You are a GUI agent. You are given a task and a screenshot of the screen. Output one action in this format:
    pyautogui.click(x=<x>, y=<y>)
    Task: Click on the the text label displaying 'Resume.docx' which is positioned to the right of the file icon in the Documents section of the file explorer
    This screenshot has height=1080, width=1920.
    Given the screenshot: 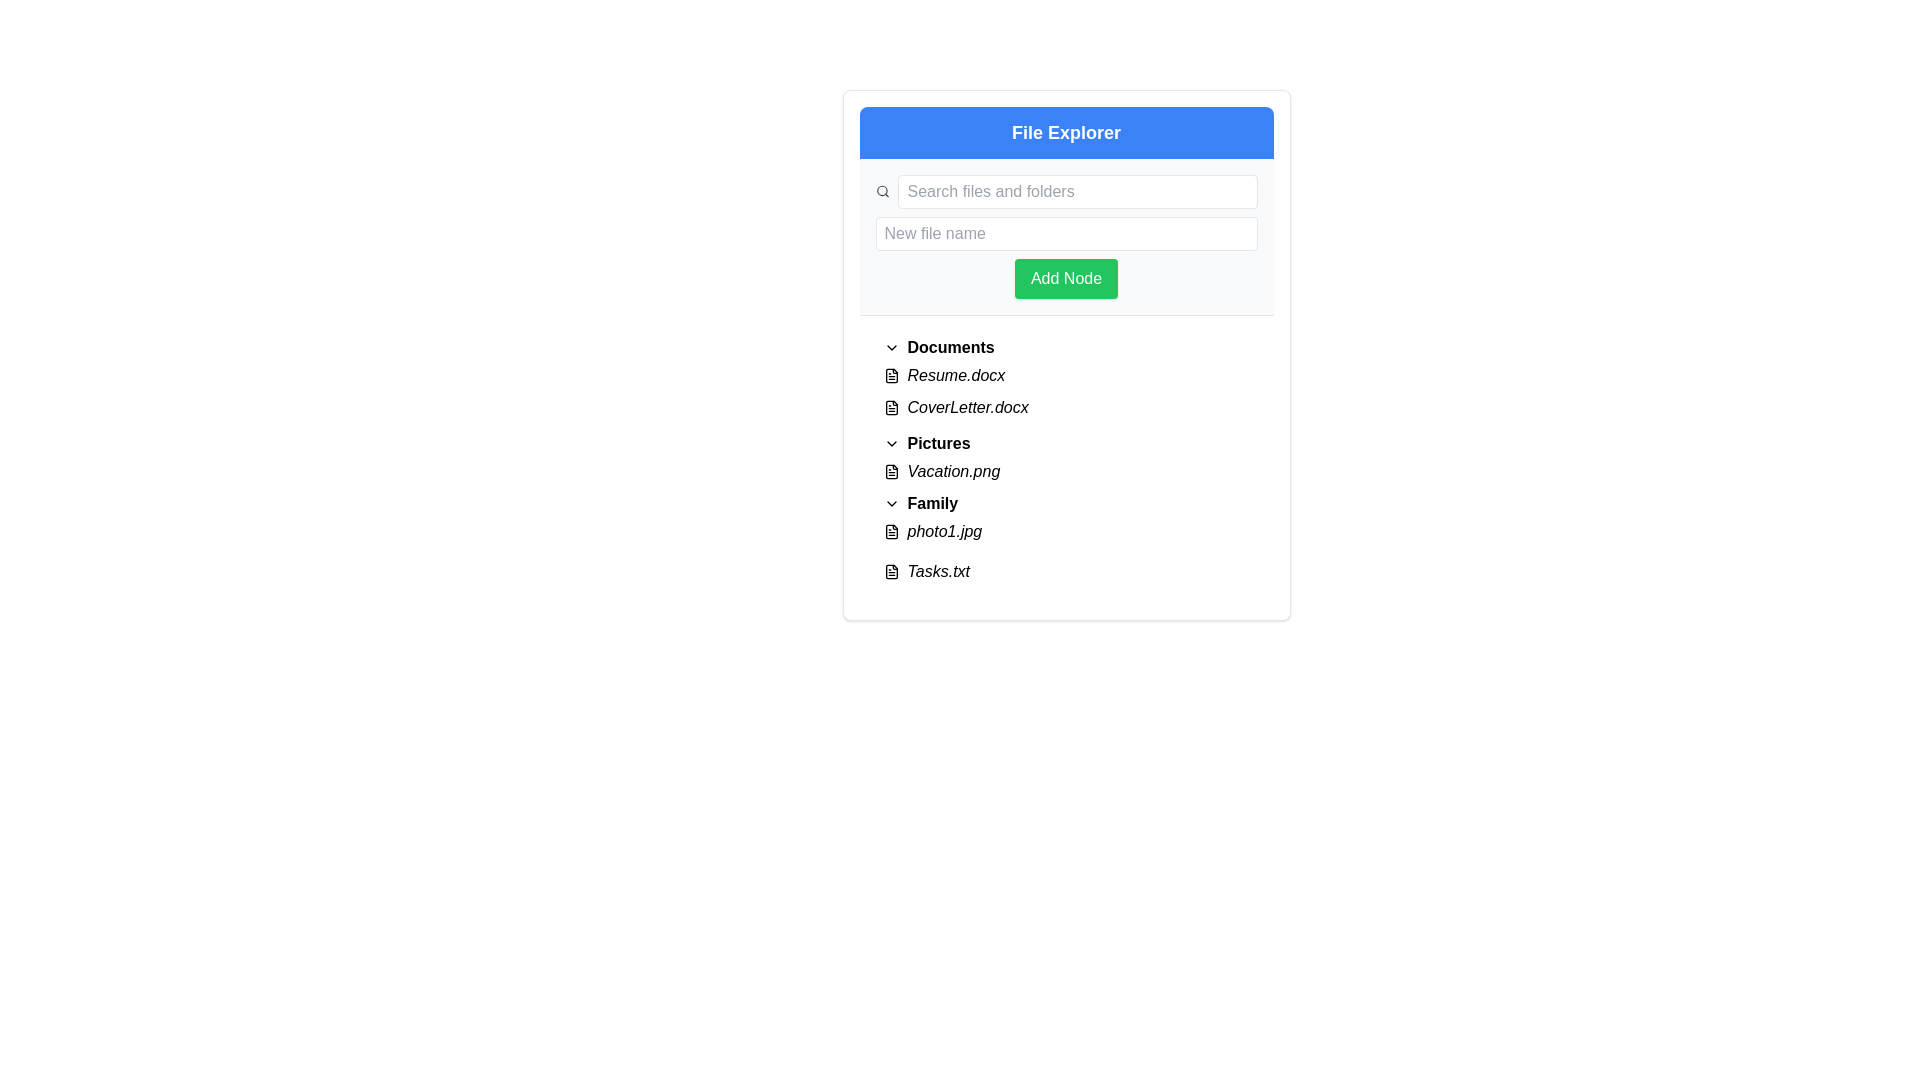 What is the action you would take?
    pyautogui.click(x=955, y=375)
    